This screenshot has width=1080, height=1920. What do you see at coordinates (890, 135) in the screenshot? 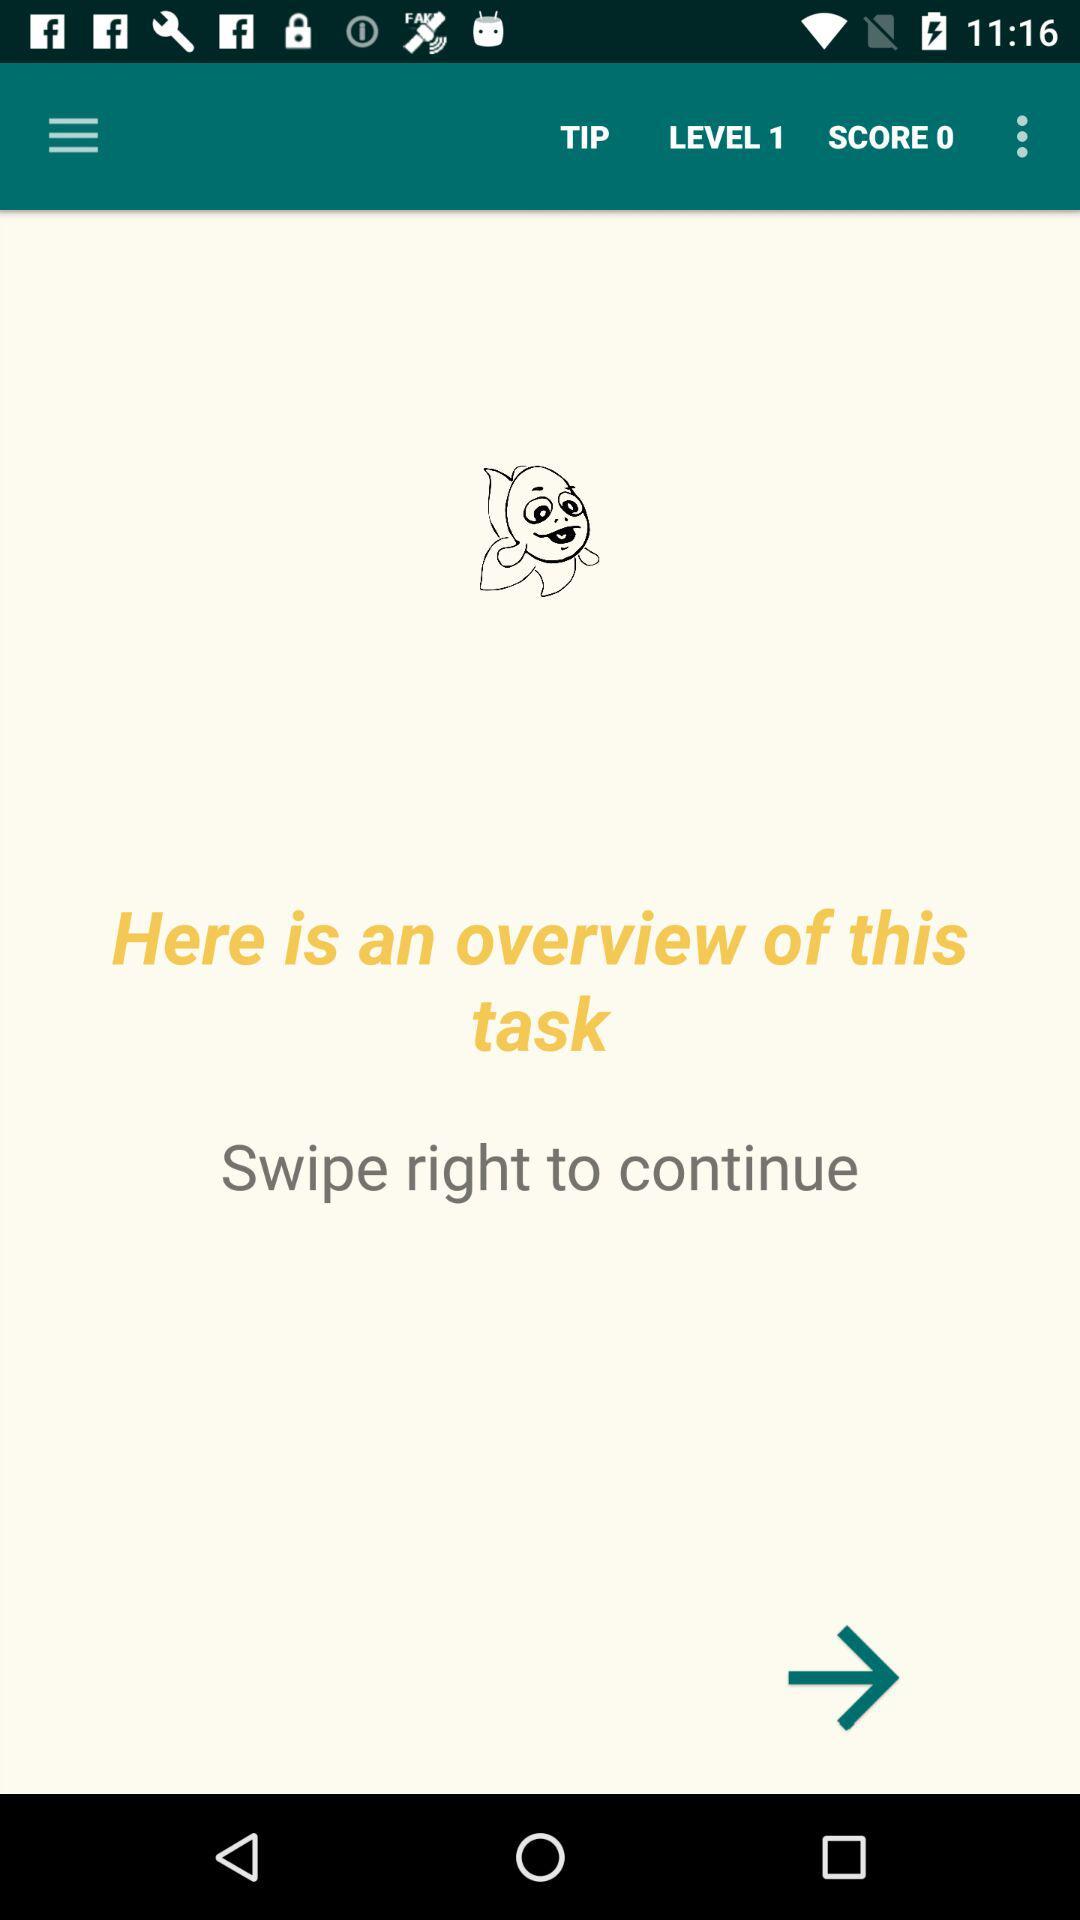
I see `score 0` at bounding box center [890, 135].